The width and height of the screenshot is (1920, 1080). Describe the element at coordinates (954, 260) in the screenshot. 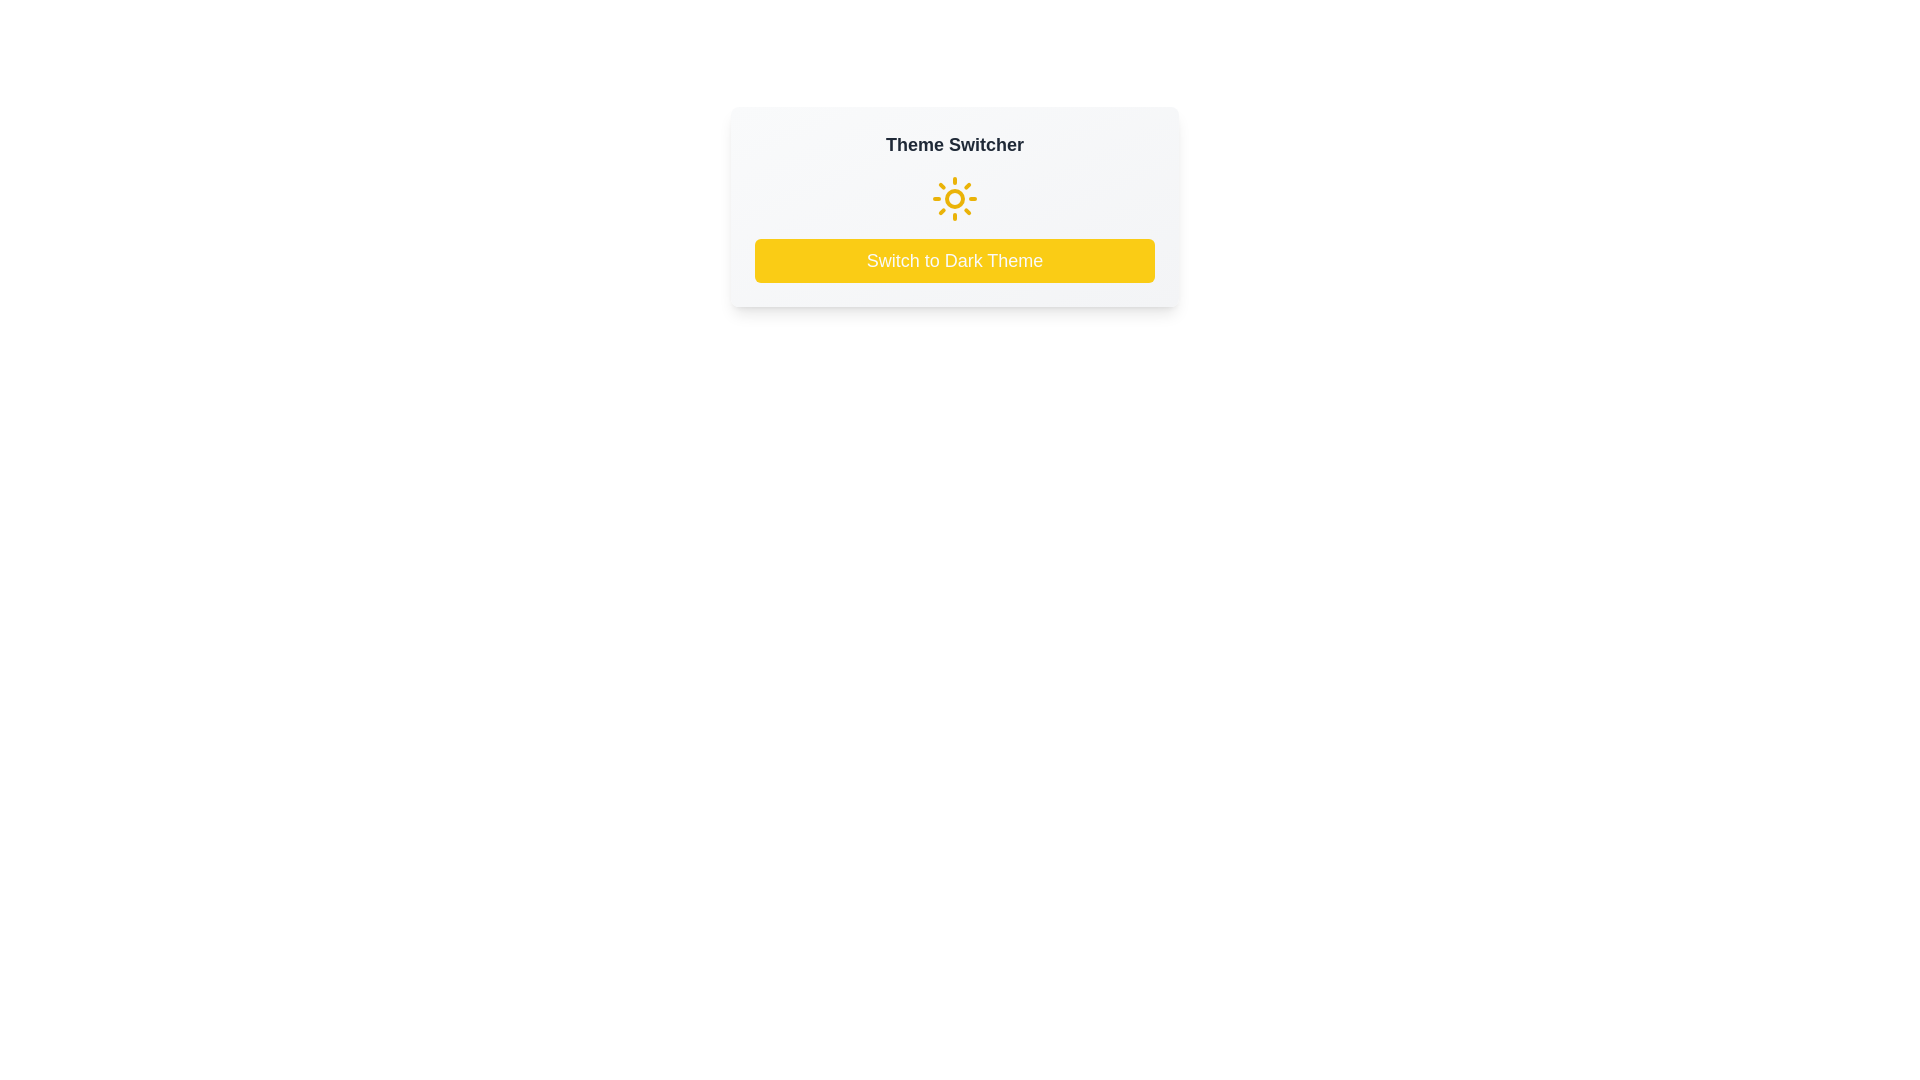

I see `button labeled 'Switch to Dark Theme' to toggle the theme` at that location.